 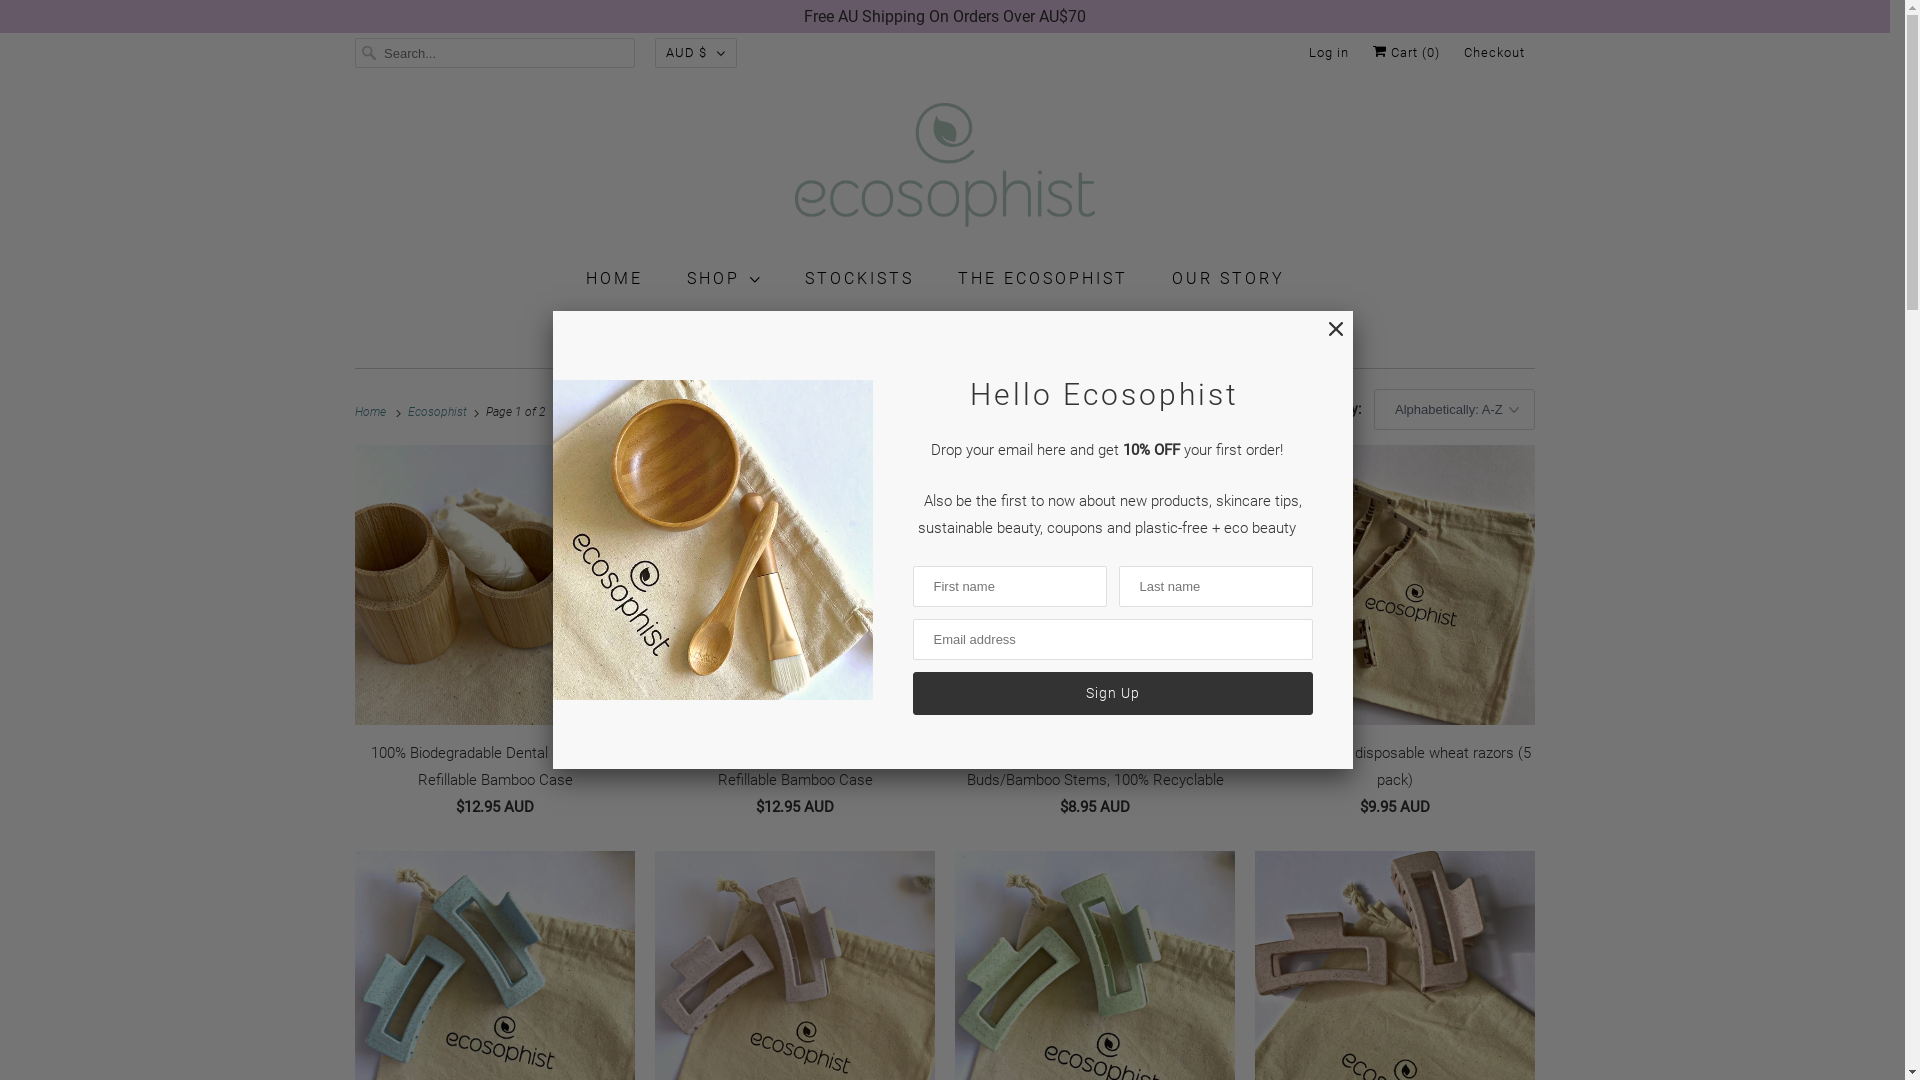 What do you see at coordinates (1227, 278) in the screenshot?
I see `'OUR STORY'` at bounding box center [1227, 278].